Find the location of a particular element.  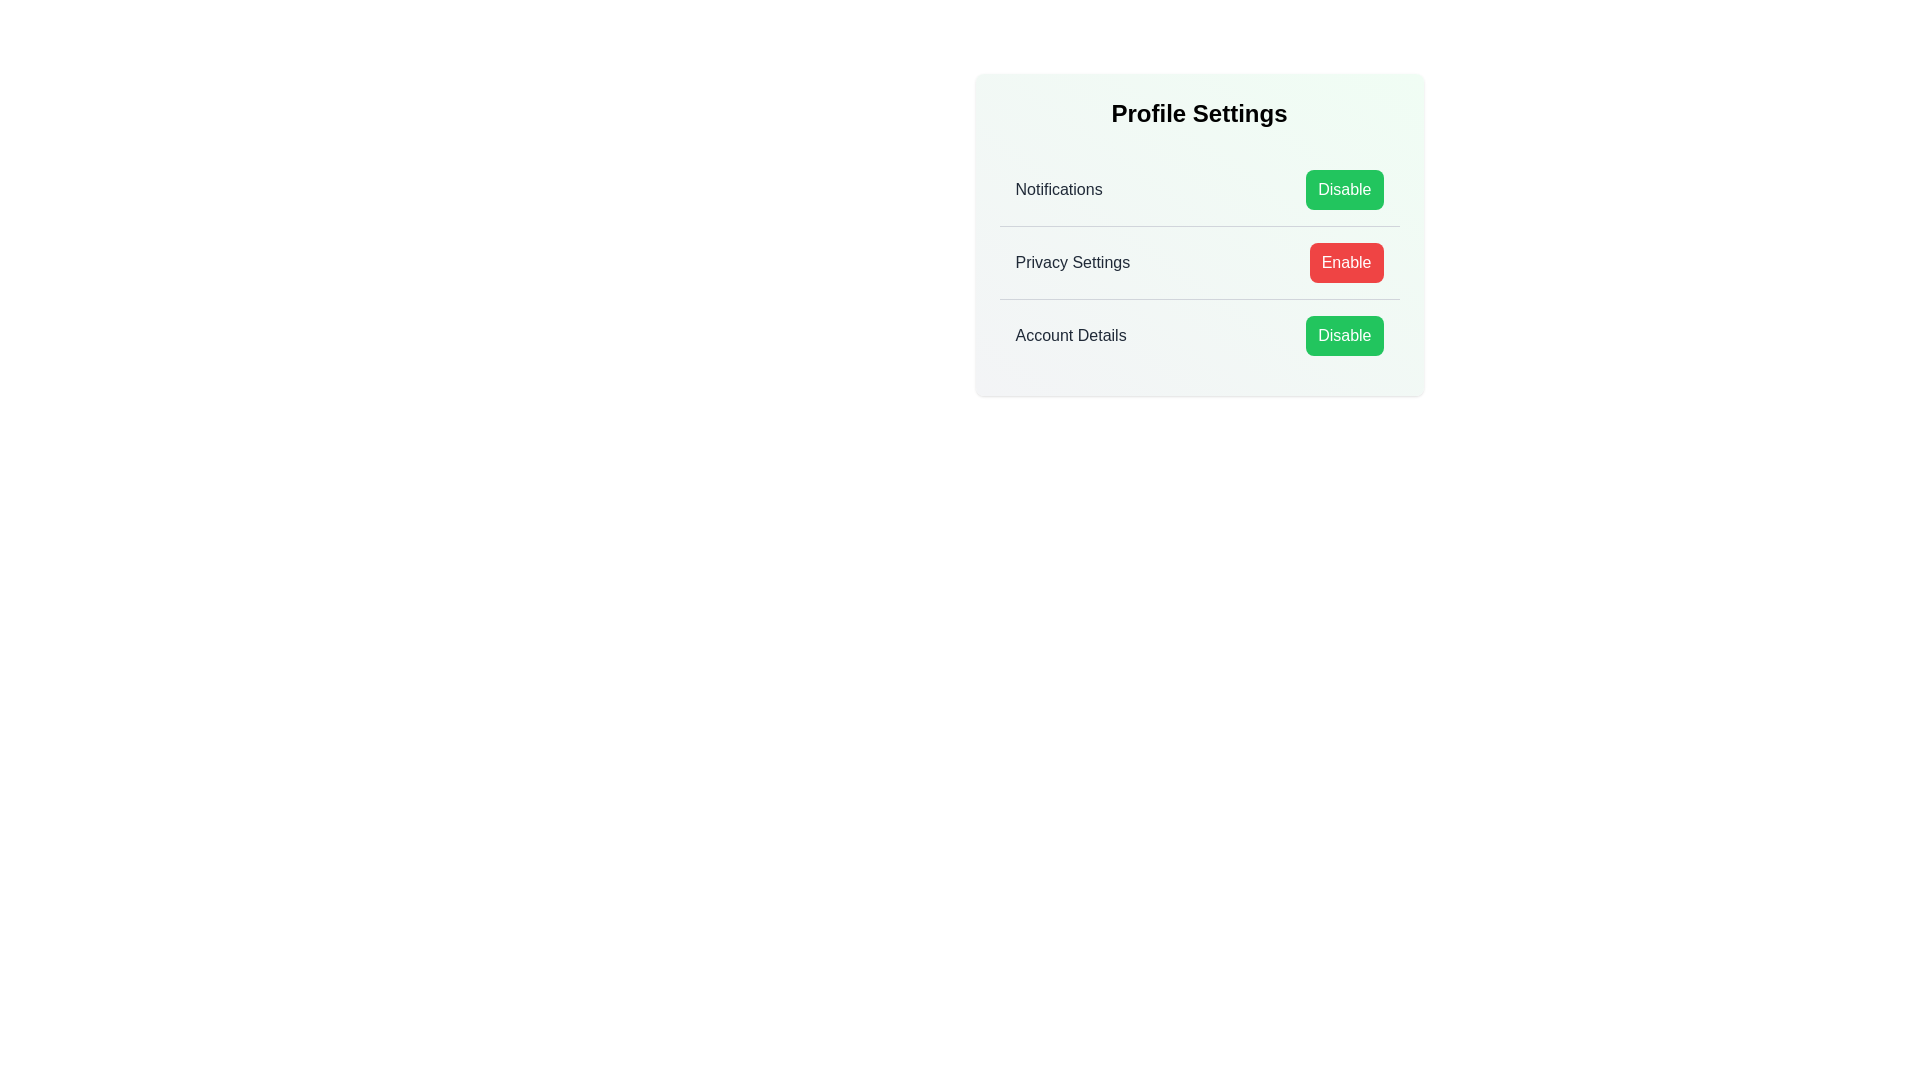

'Disable' button for 'Notifications' to toggle the setting is located at coordinates (1344, 189).